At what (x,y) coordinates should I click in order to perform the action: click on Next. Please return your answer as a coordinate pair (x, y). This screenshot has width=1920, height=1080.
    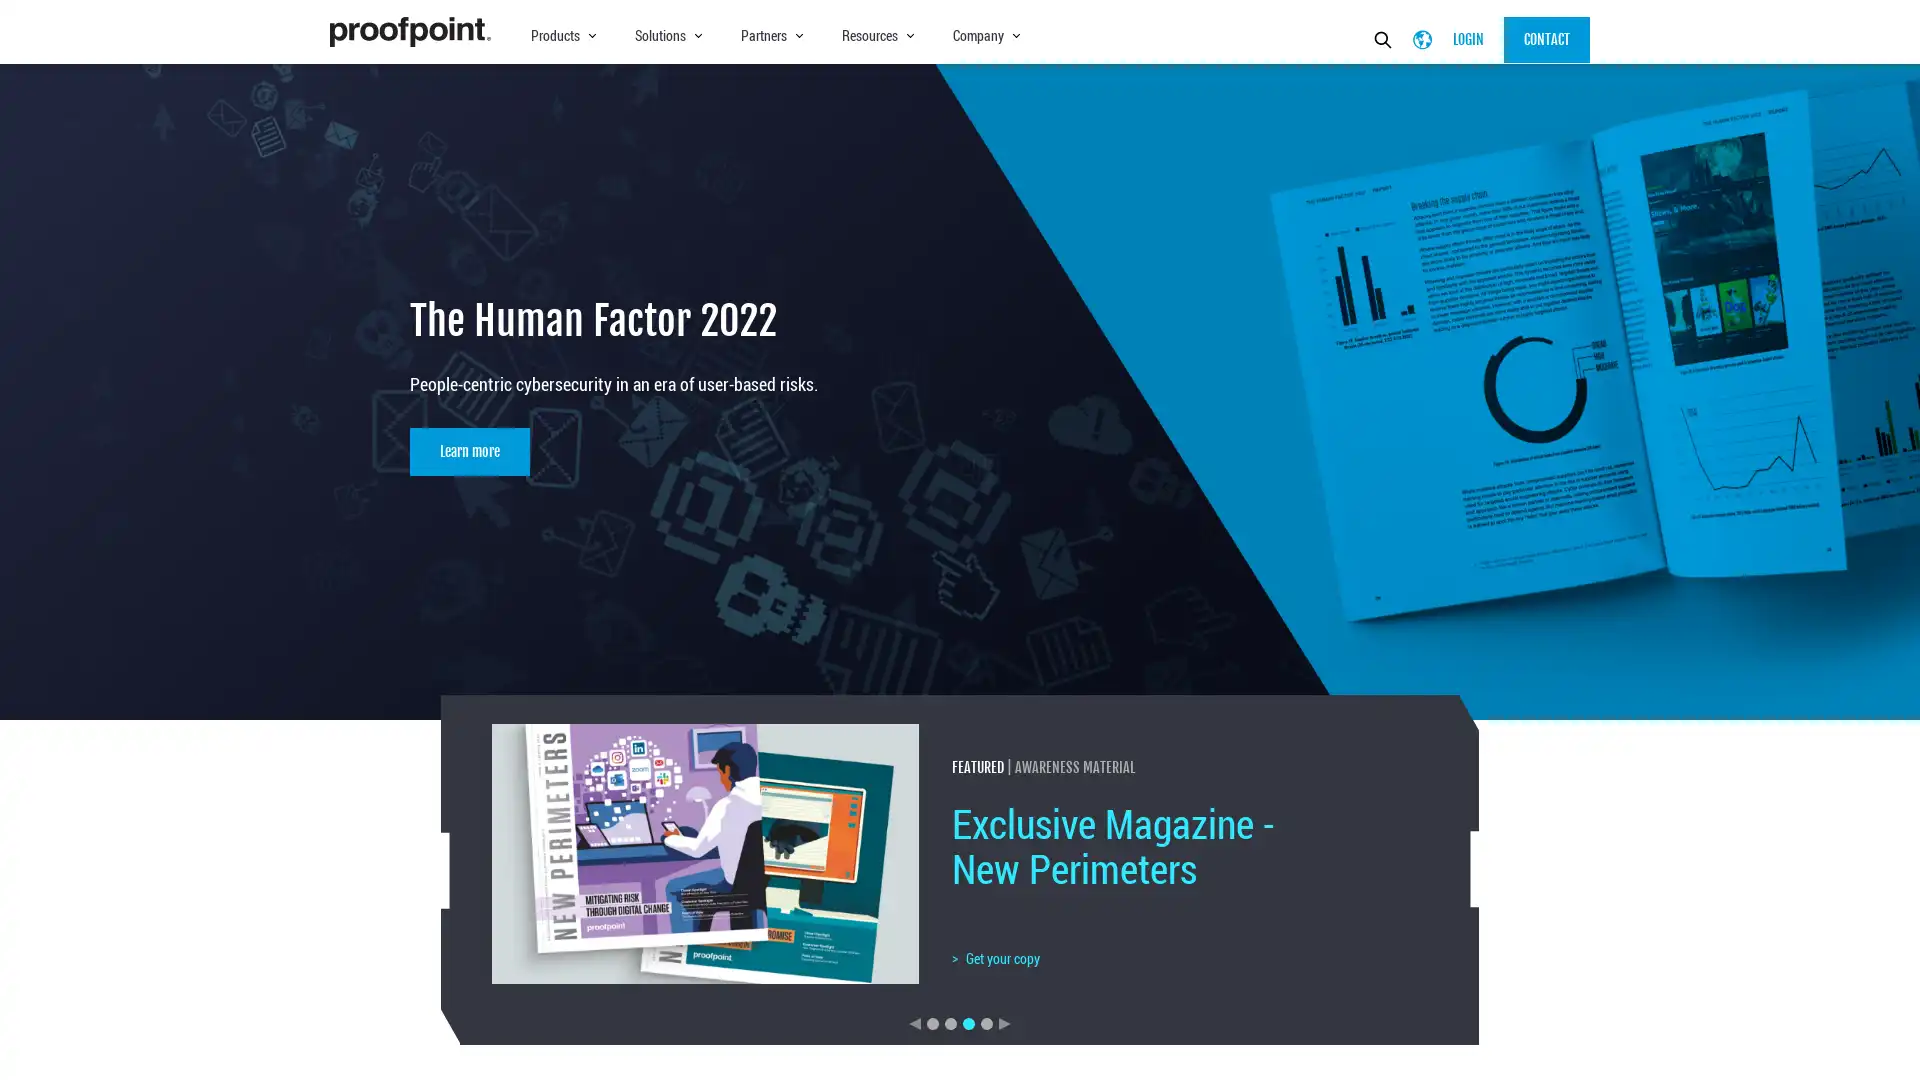
    Looking at the image, I should click on (1004, 1022).